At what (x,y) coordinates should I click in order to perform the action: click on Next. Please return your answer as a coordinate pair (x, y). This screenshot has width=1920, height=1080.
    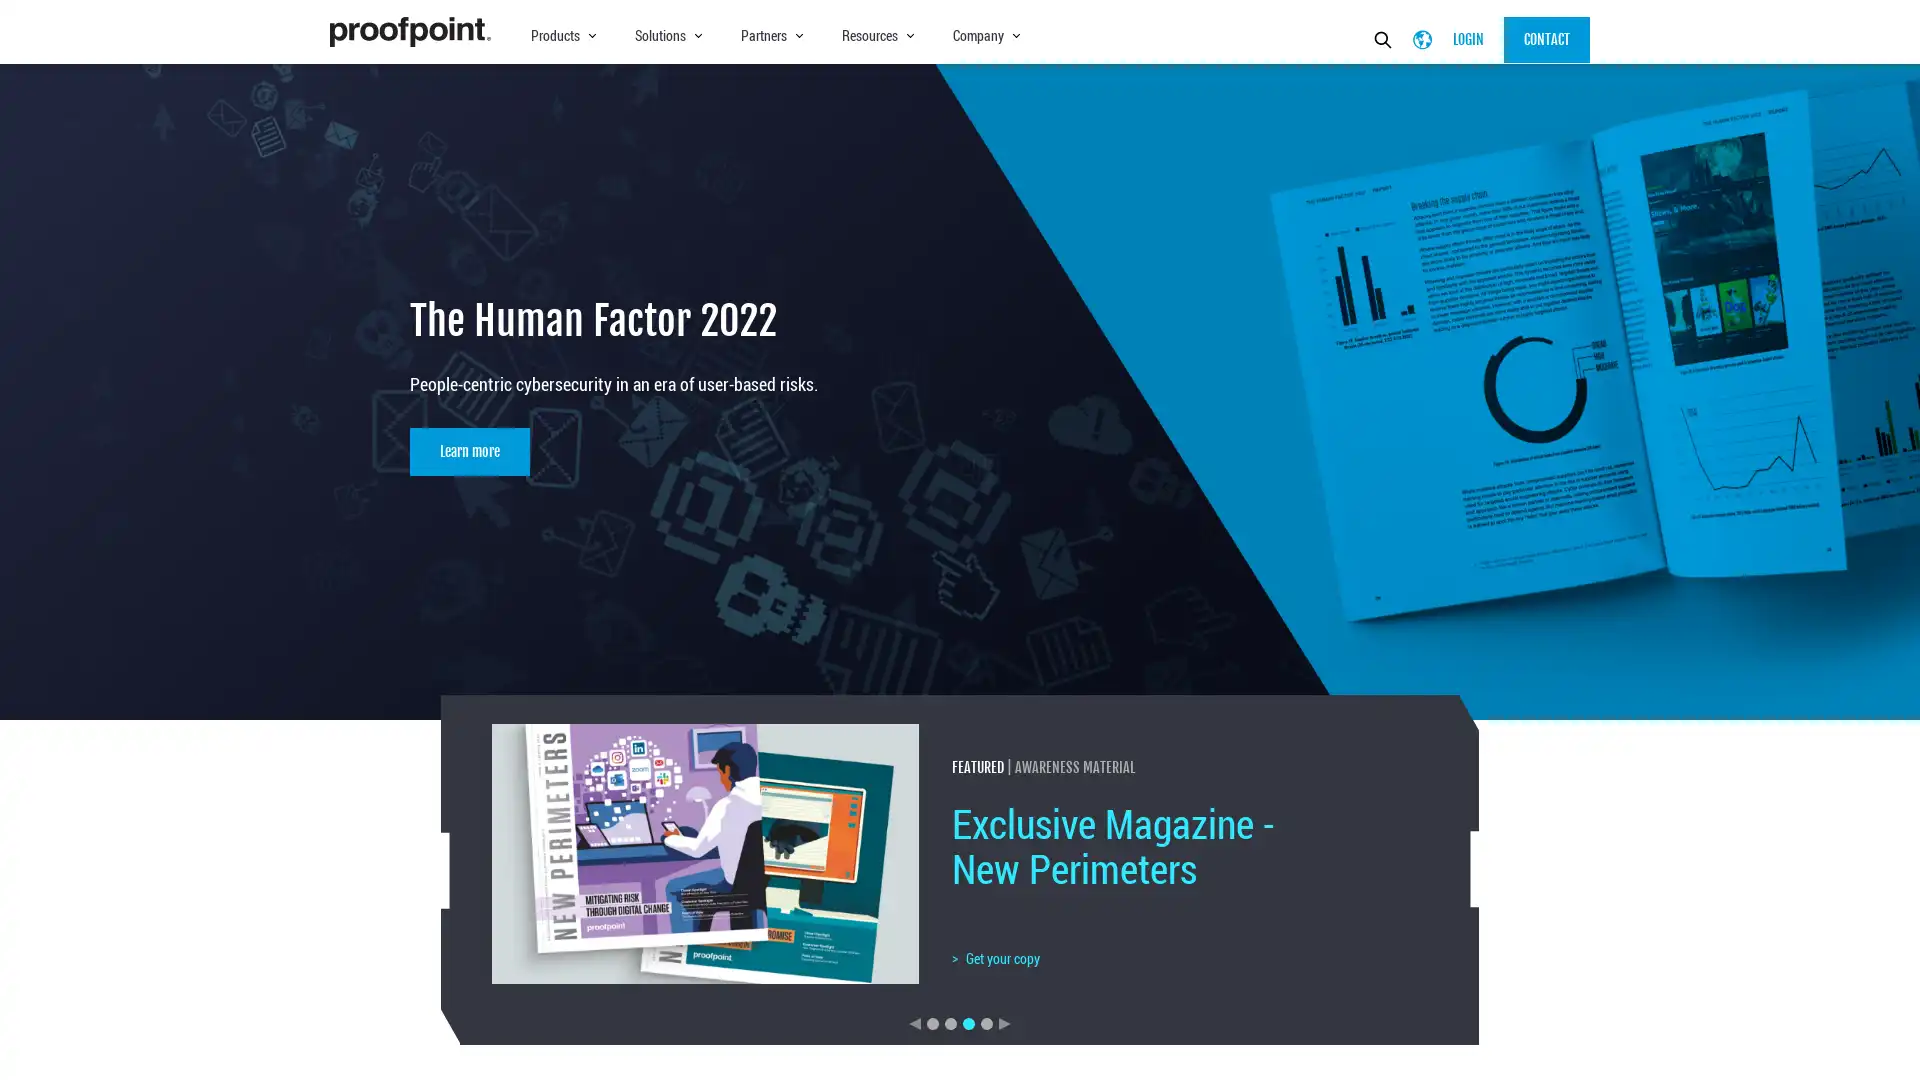
    Looking at the image, I should click on (1004, 1022).